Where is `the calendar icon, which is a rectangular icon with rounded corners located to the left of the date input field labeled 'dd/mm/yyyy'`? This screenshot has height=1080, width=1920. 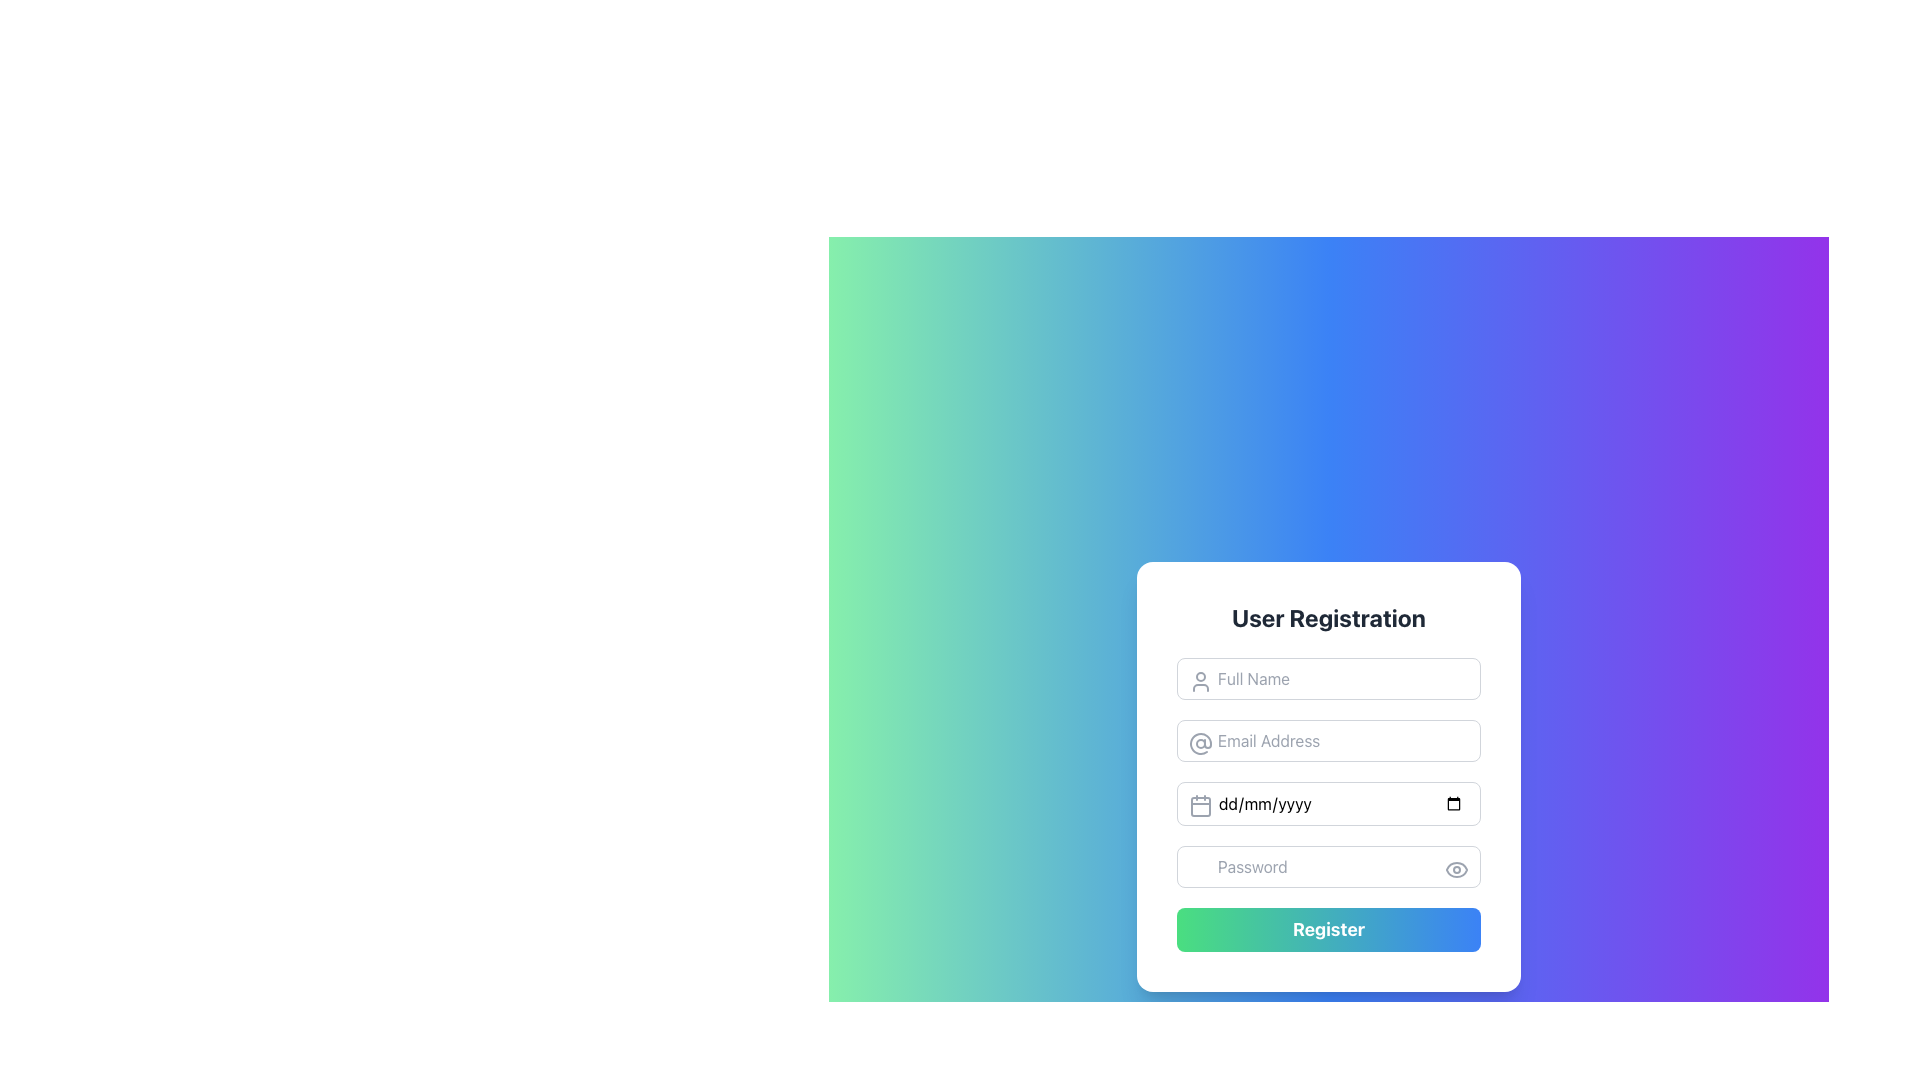 the calendar icon, which is a rectangular icon with rounded corners located to the left of the date input field labeled 'dd/mm/yyyy' is located at coordinates (1200, 805).